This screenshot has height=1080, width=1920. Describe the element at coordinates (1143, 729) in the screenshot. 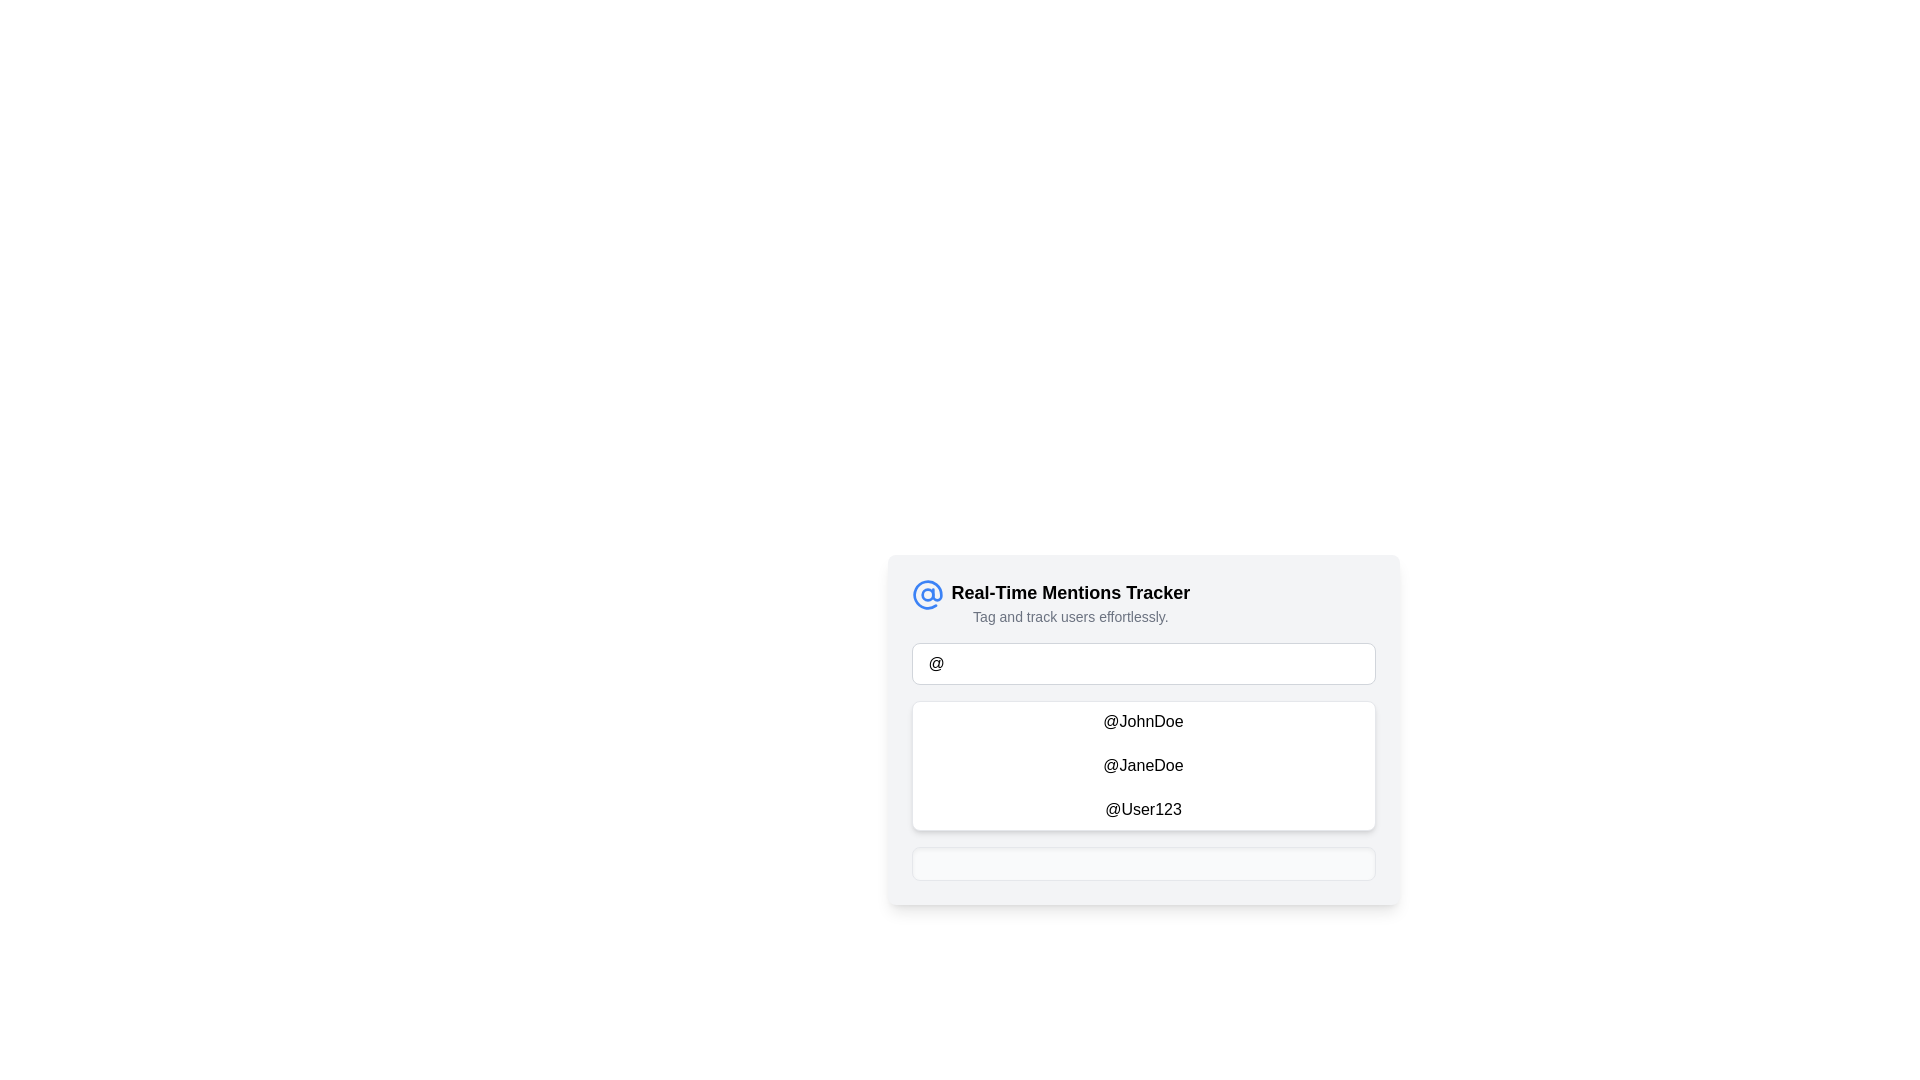

I see `the user mention text element displaying '@JohnDoe', which is the first item` at that location.